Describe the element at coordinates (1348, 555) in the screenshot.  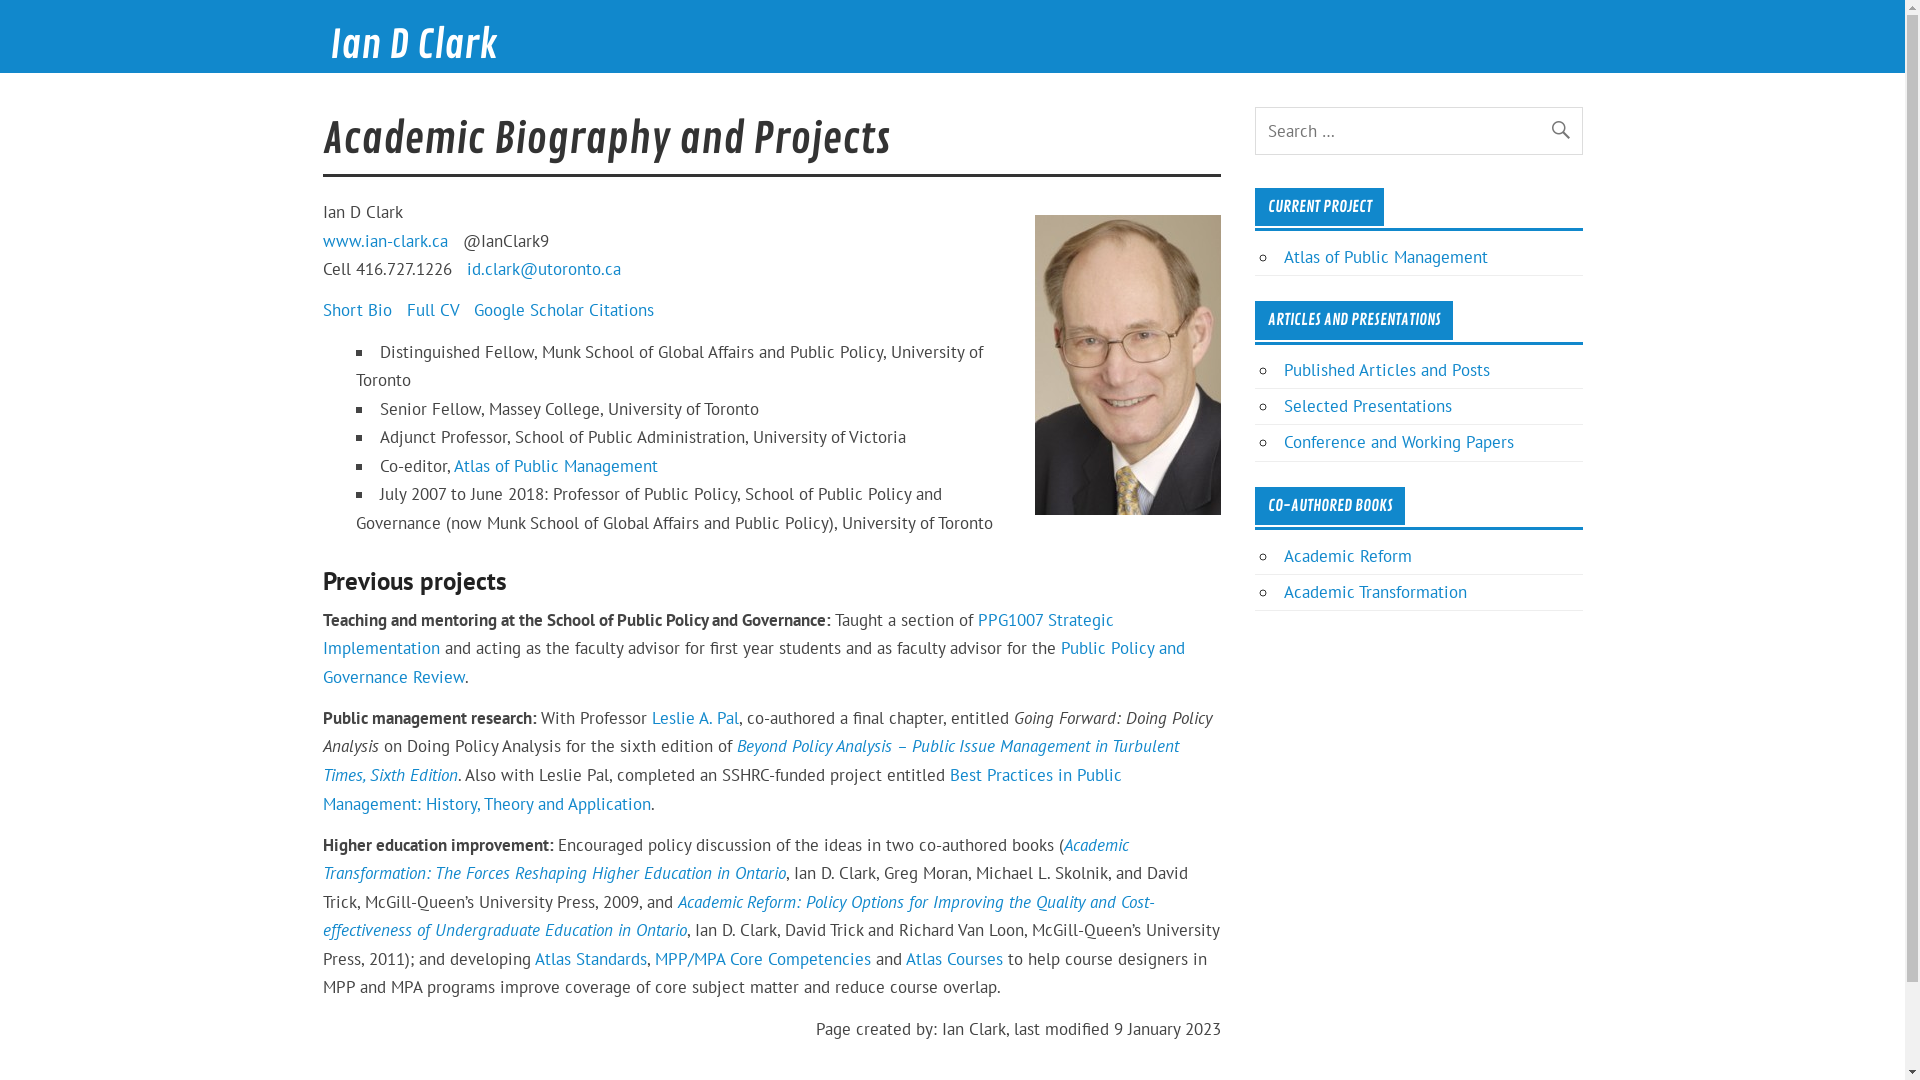
I see `'Academic Reform'` at that location.